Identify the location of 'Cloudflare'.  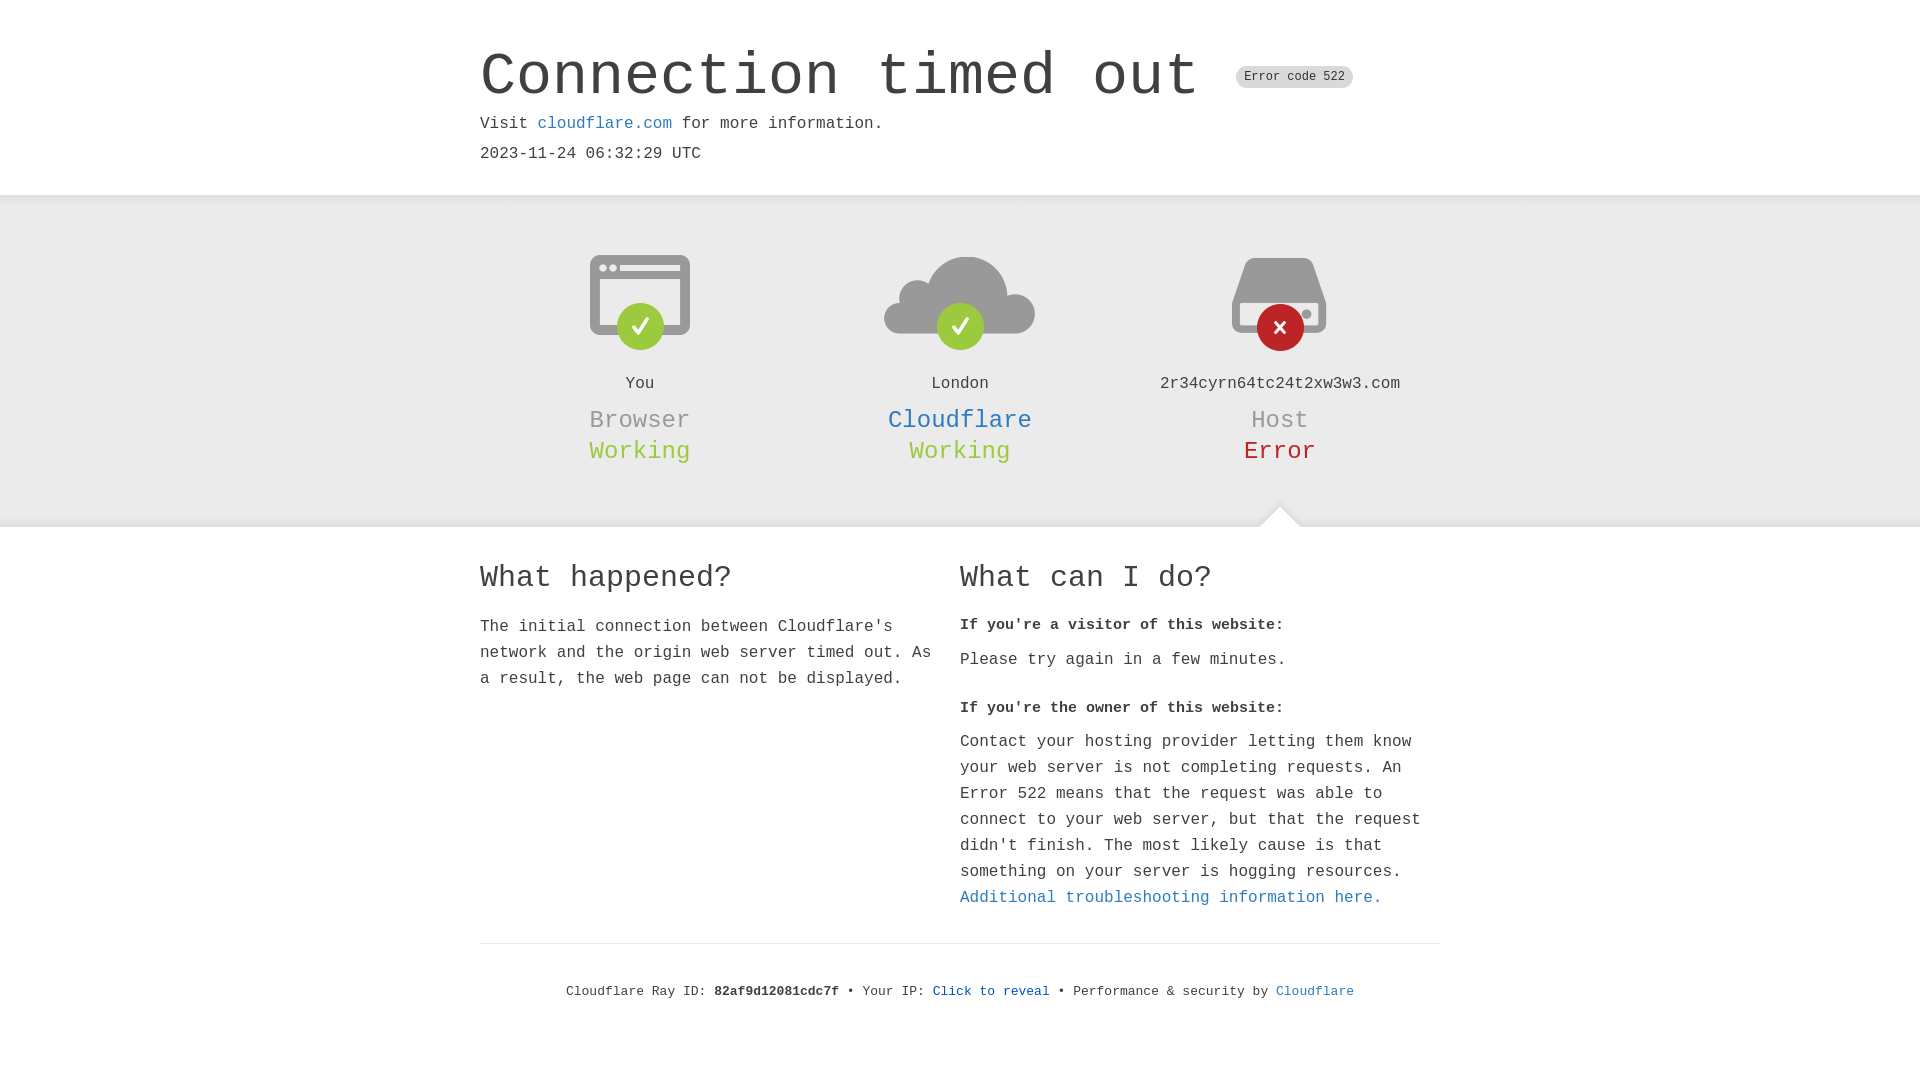
(960, 419).